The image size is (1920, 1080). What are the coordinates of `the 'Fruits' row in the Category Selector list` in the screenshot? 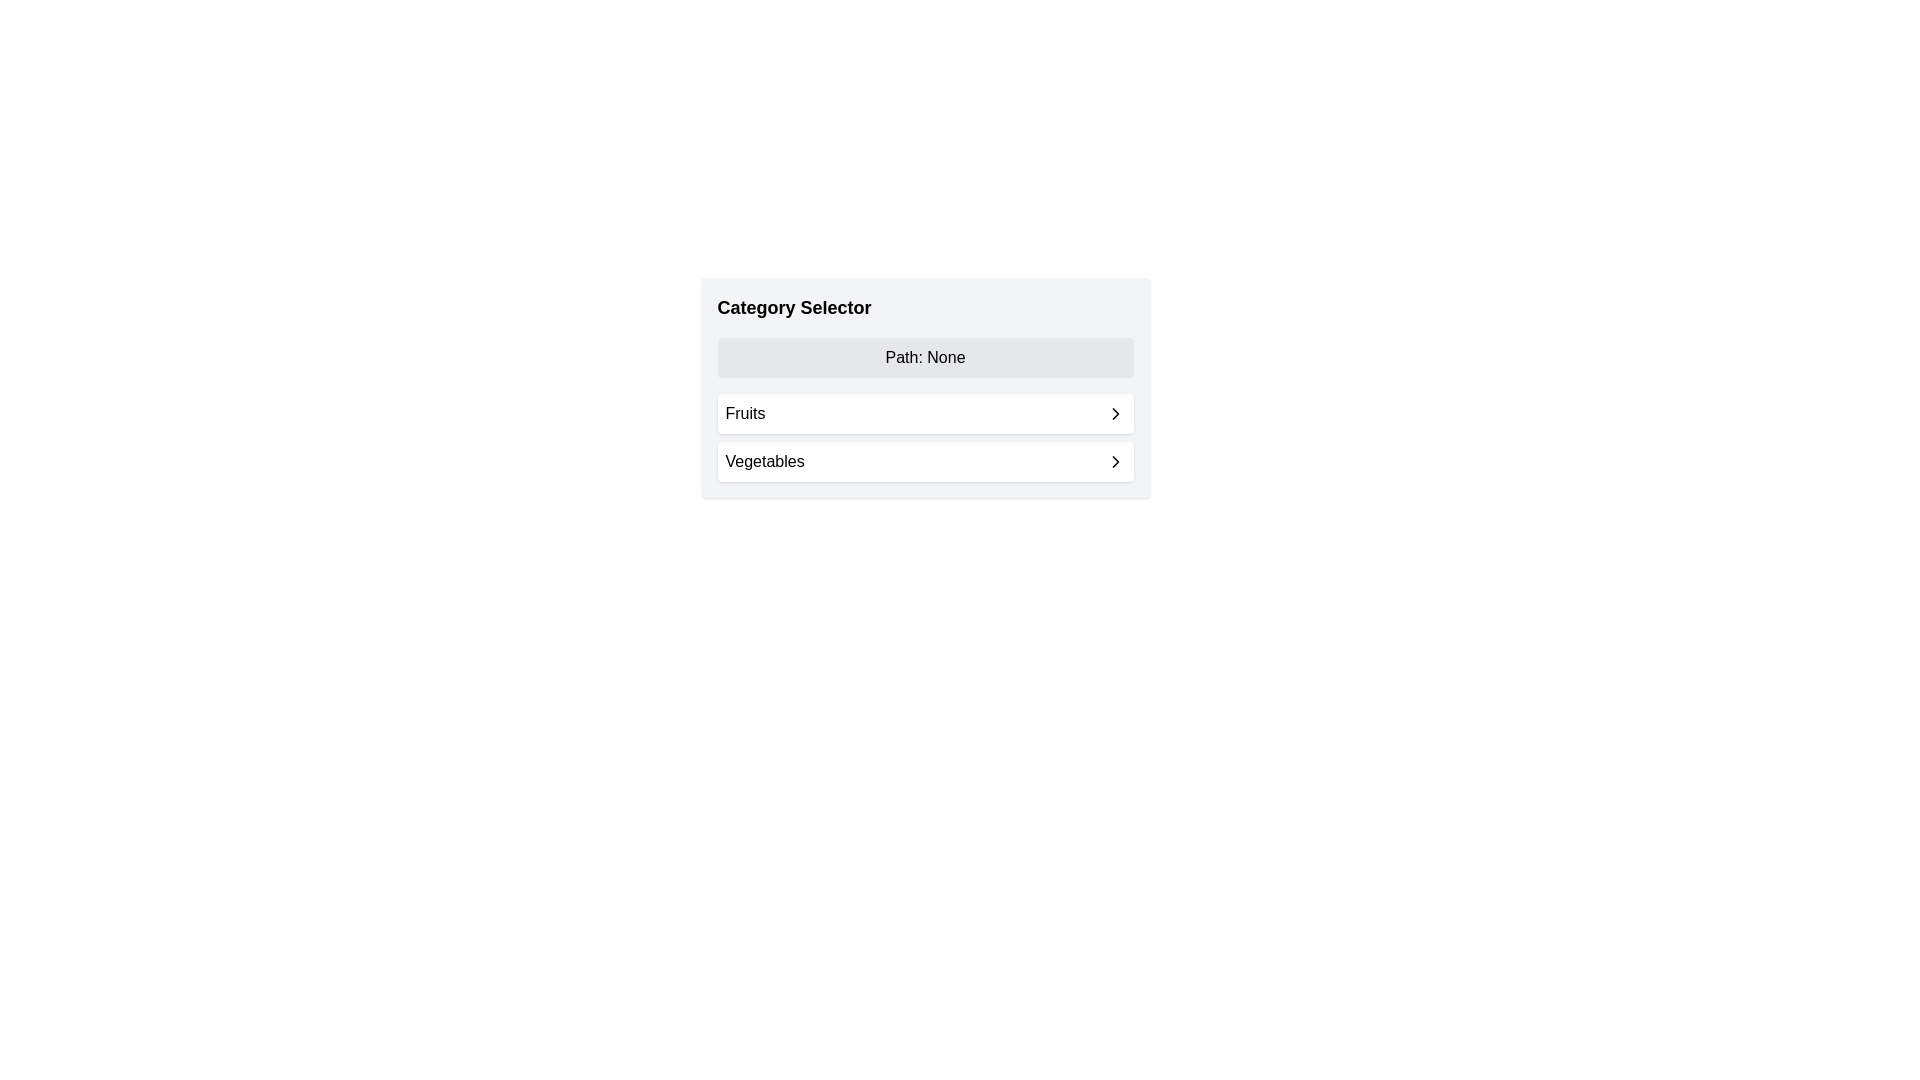 It's located at (924, 437).